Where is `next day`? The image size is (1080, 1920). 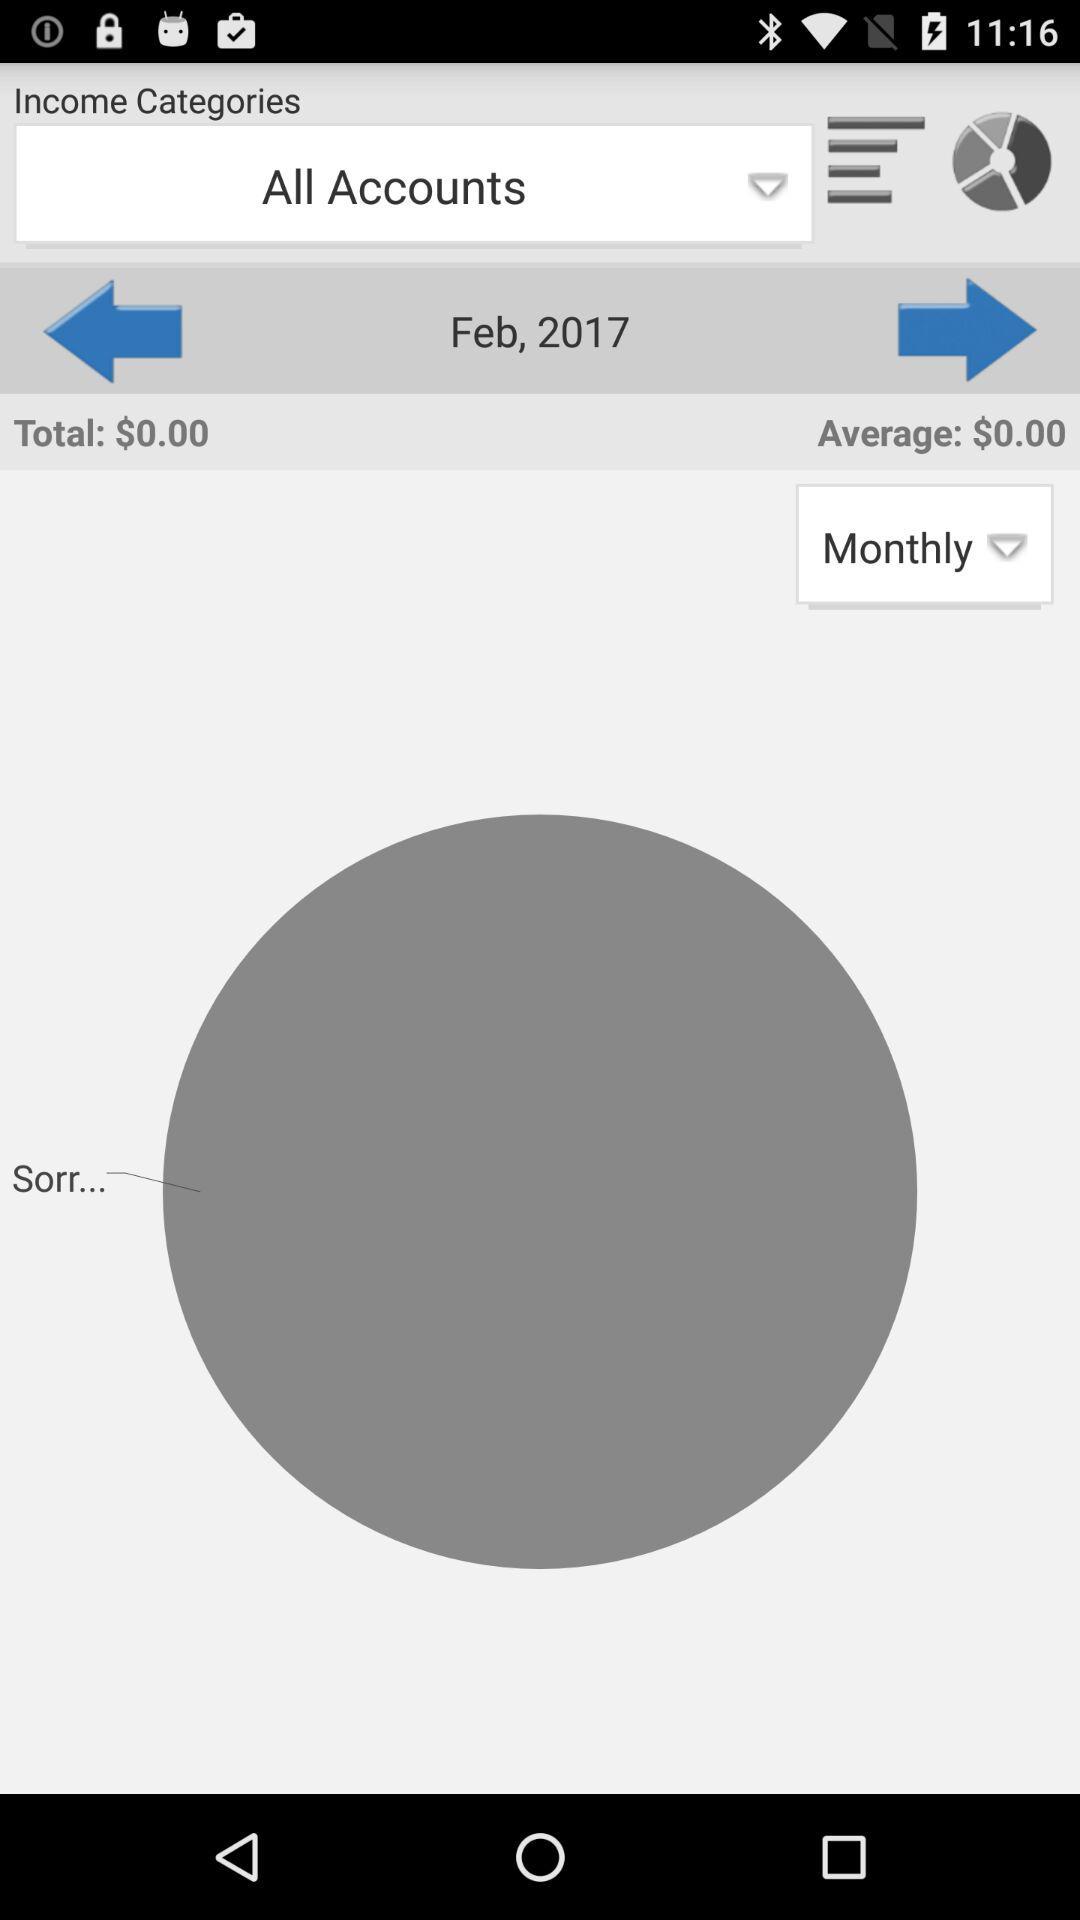 next day is located at coordinates (968, 330).